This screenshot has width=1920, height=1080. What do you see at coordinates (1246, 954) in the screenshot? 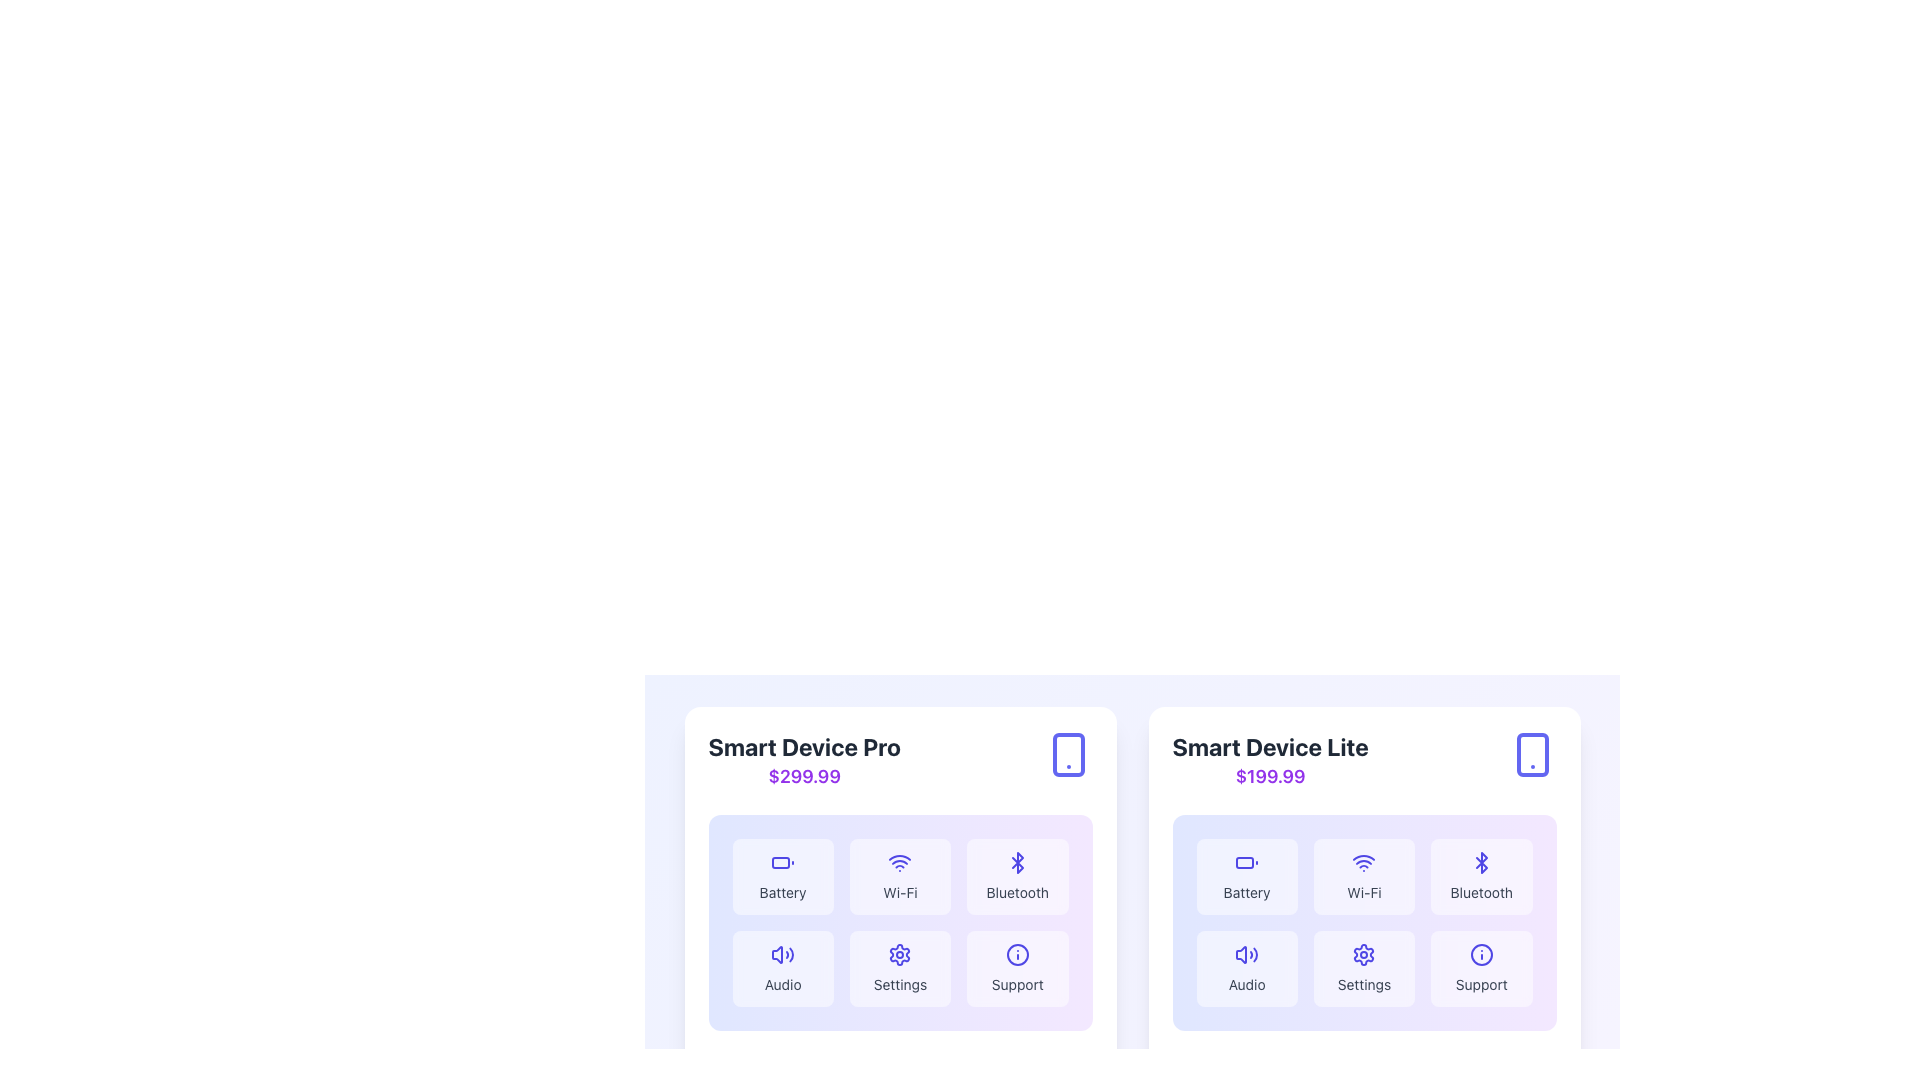
I see `the audio icon, which resembles a speaker emitting sound waves, located within the 'Audio' section of the 'Smart Device Lite' card` at bounding box center [1246, 954].